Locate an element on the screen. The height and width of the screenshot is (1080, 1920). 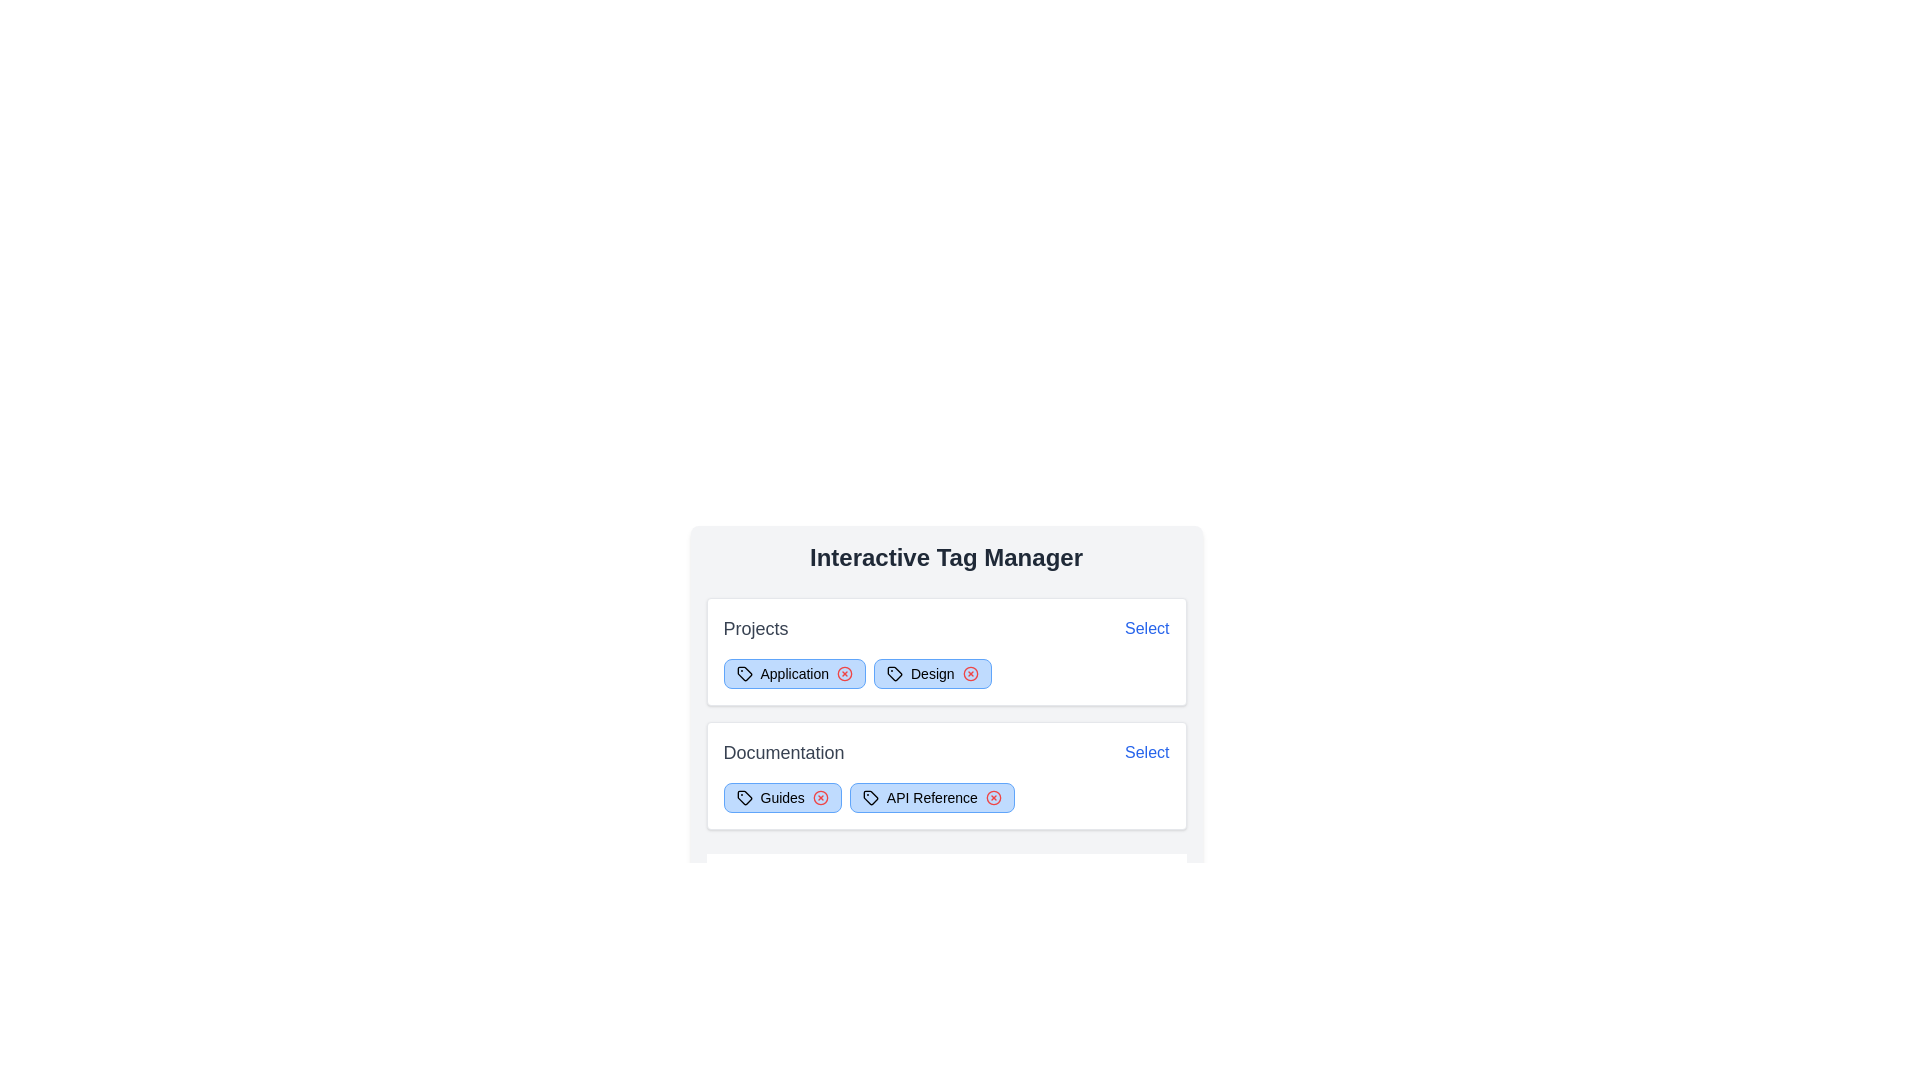
the 'API Reference' tag icon located in the Documentation section, which categorizes the associated label is located at coordinates (870, 797).